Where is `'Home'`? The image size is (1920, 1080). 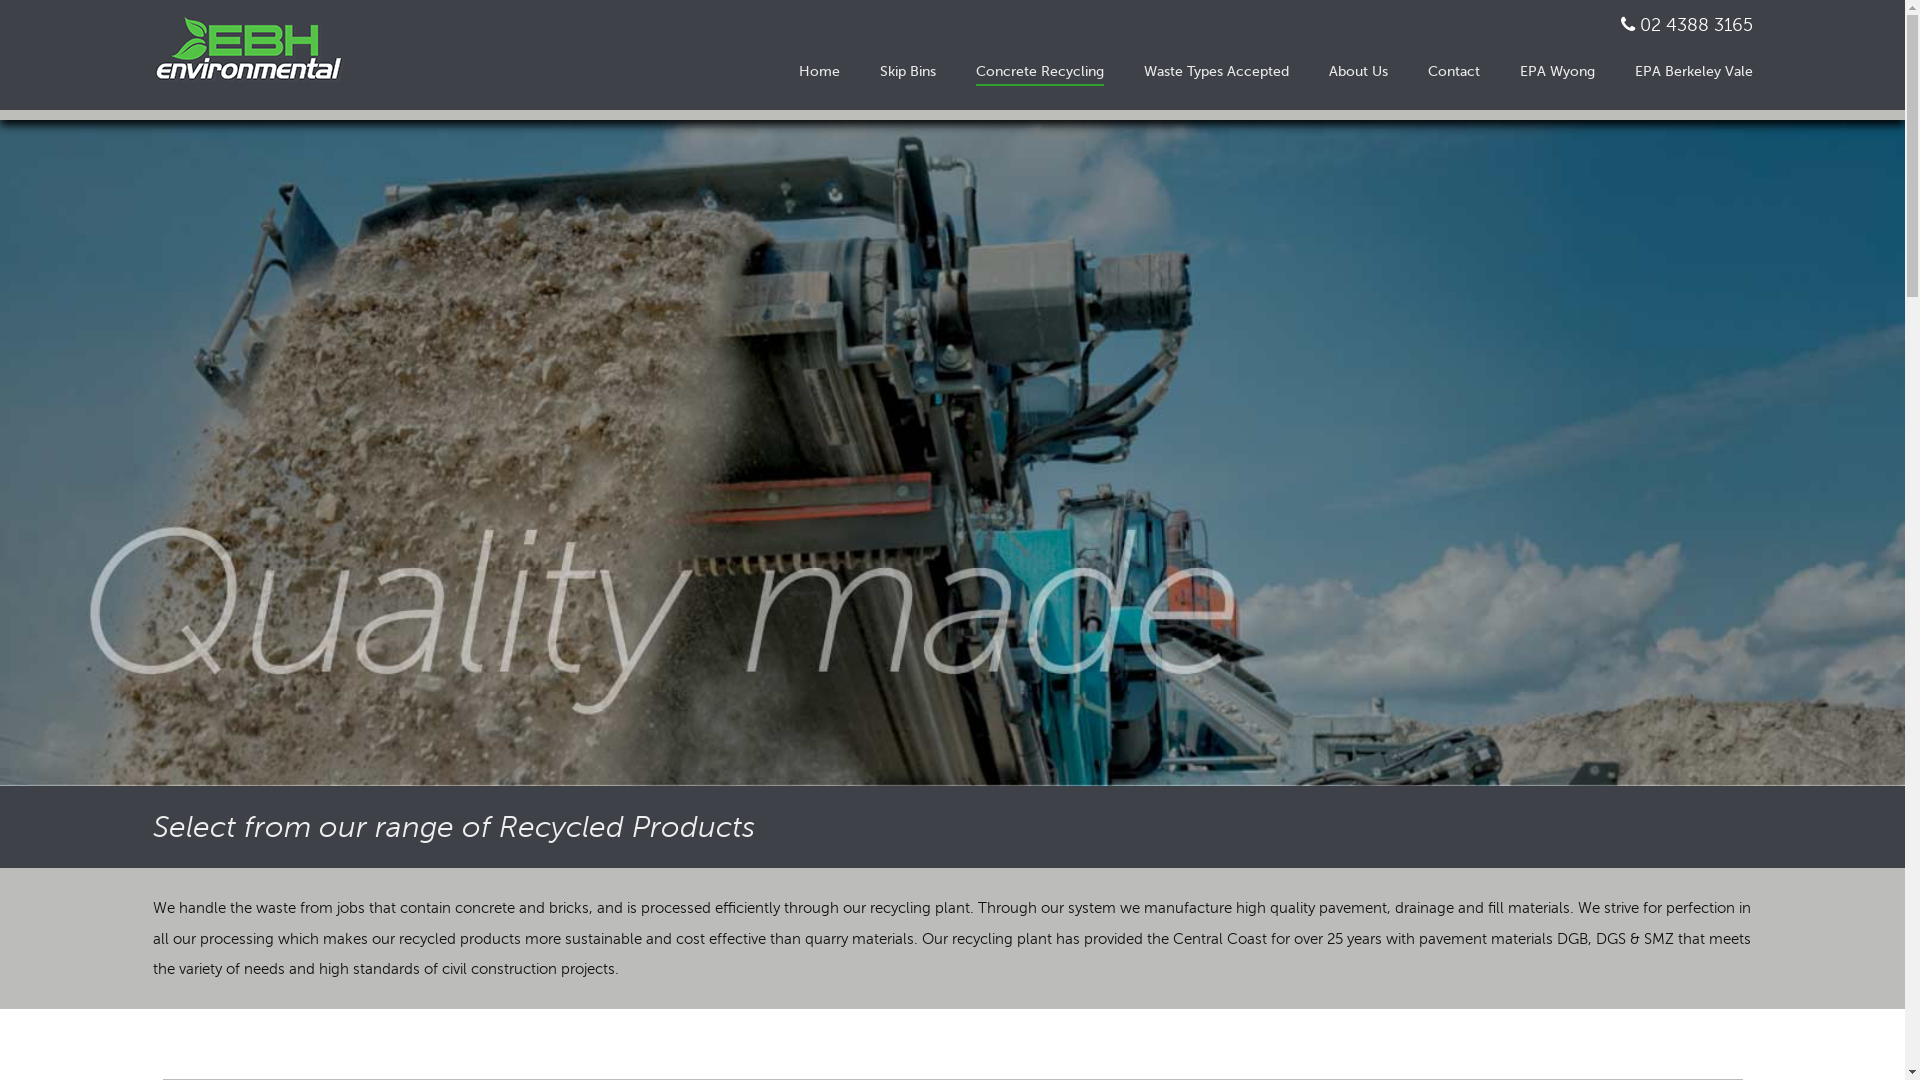
'Home' is located at coordinates (818, 71).